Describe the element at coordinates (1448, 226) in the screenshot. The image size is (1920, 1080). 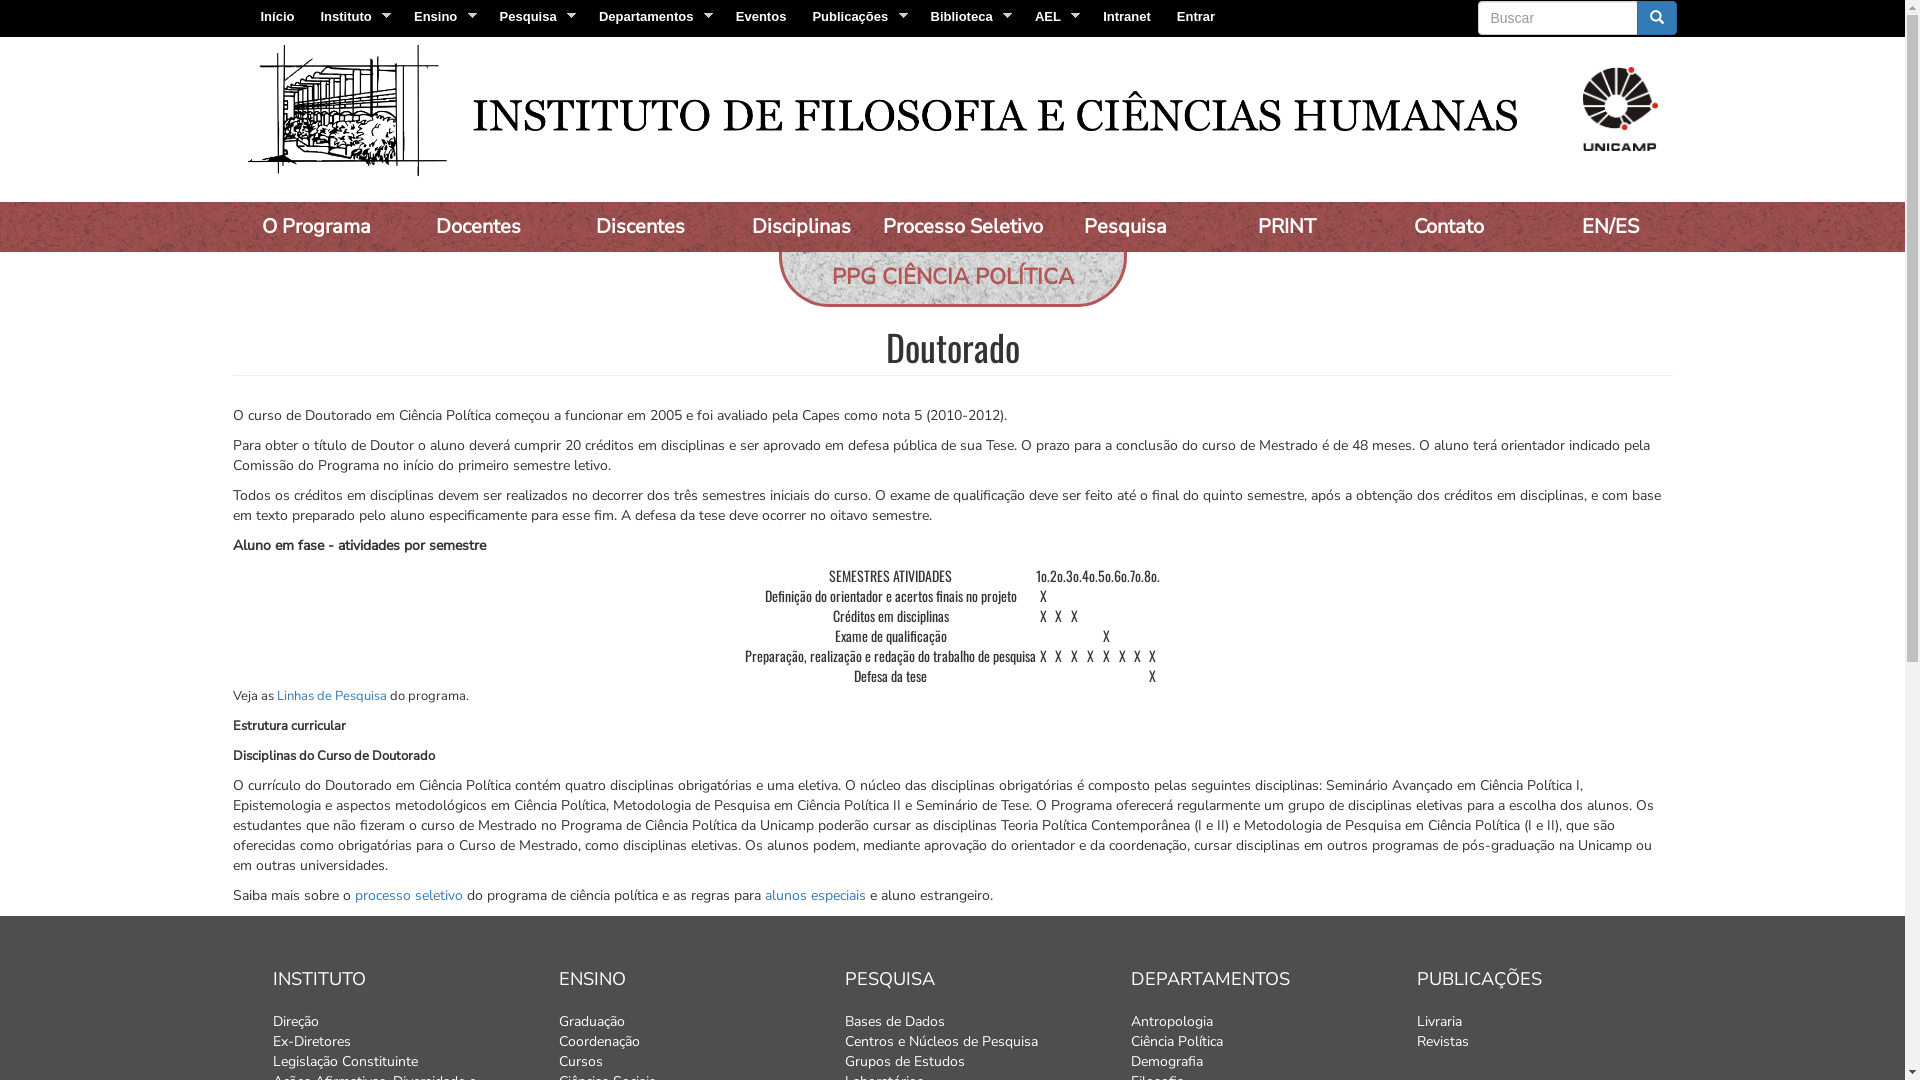
I see `'Contato'` at that location.